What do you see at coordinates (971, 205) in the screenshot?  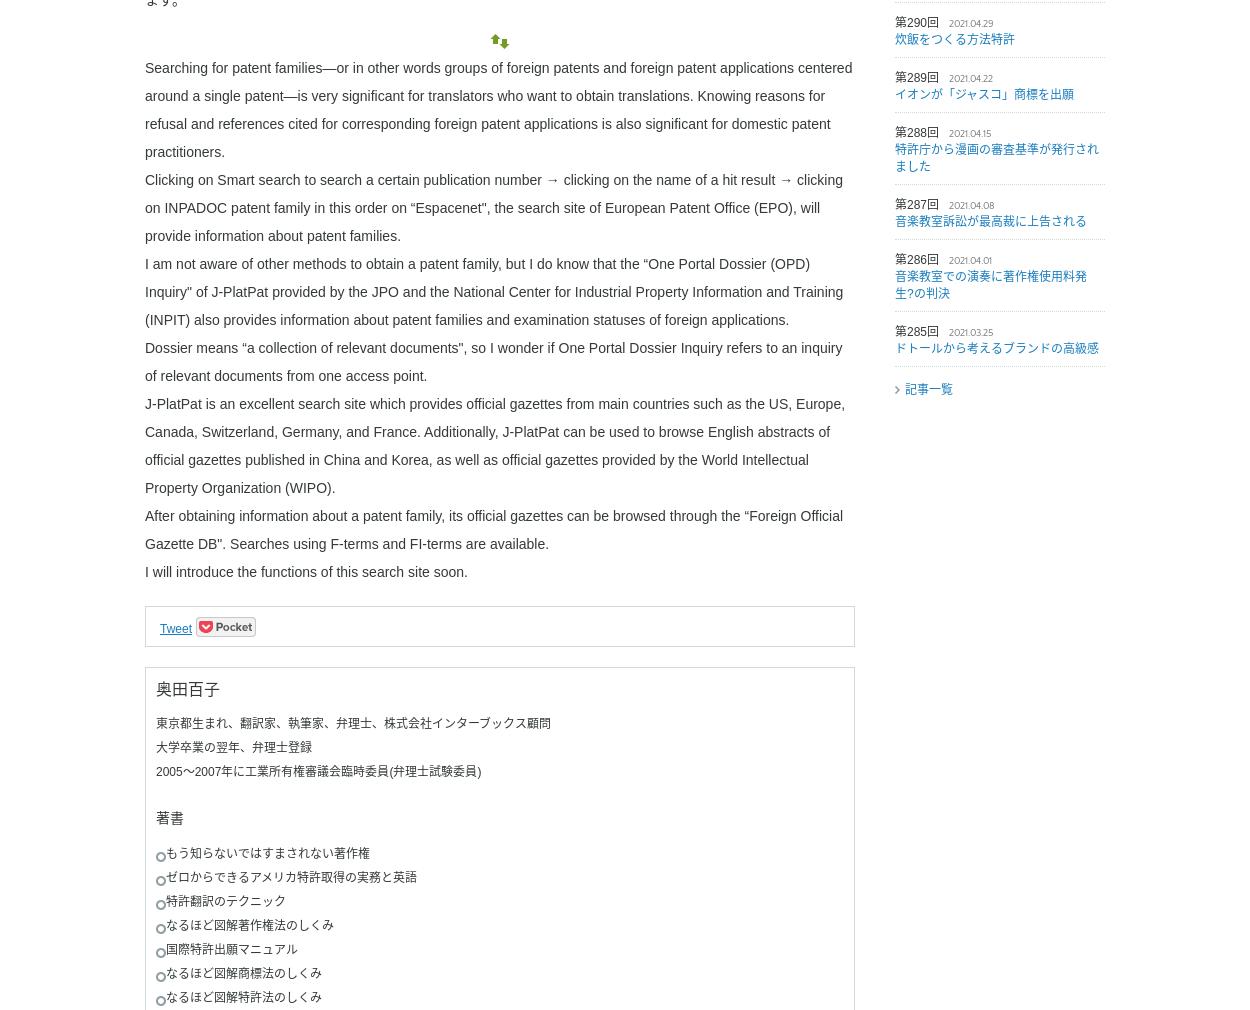 I see `'2021.04.08'` at bounding box center [971, 205].